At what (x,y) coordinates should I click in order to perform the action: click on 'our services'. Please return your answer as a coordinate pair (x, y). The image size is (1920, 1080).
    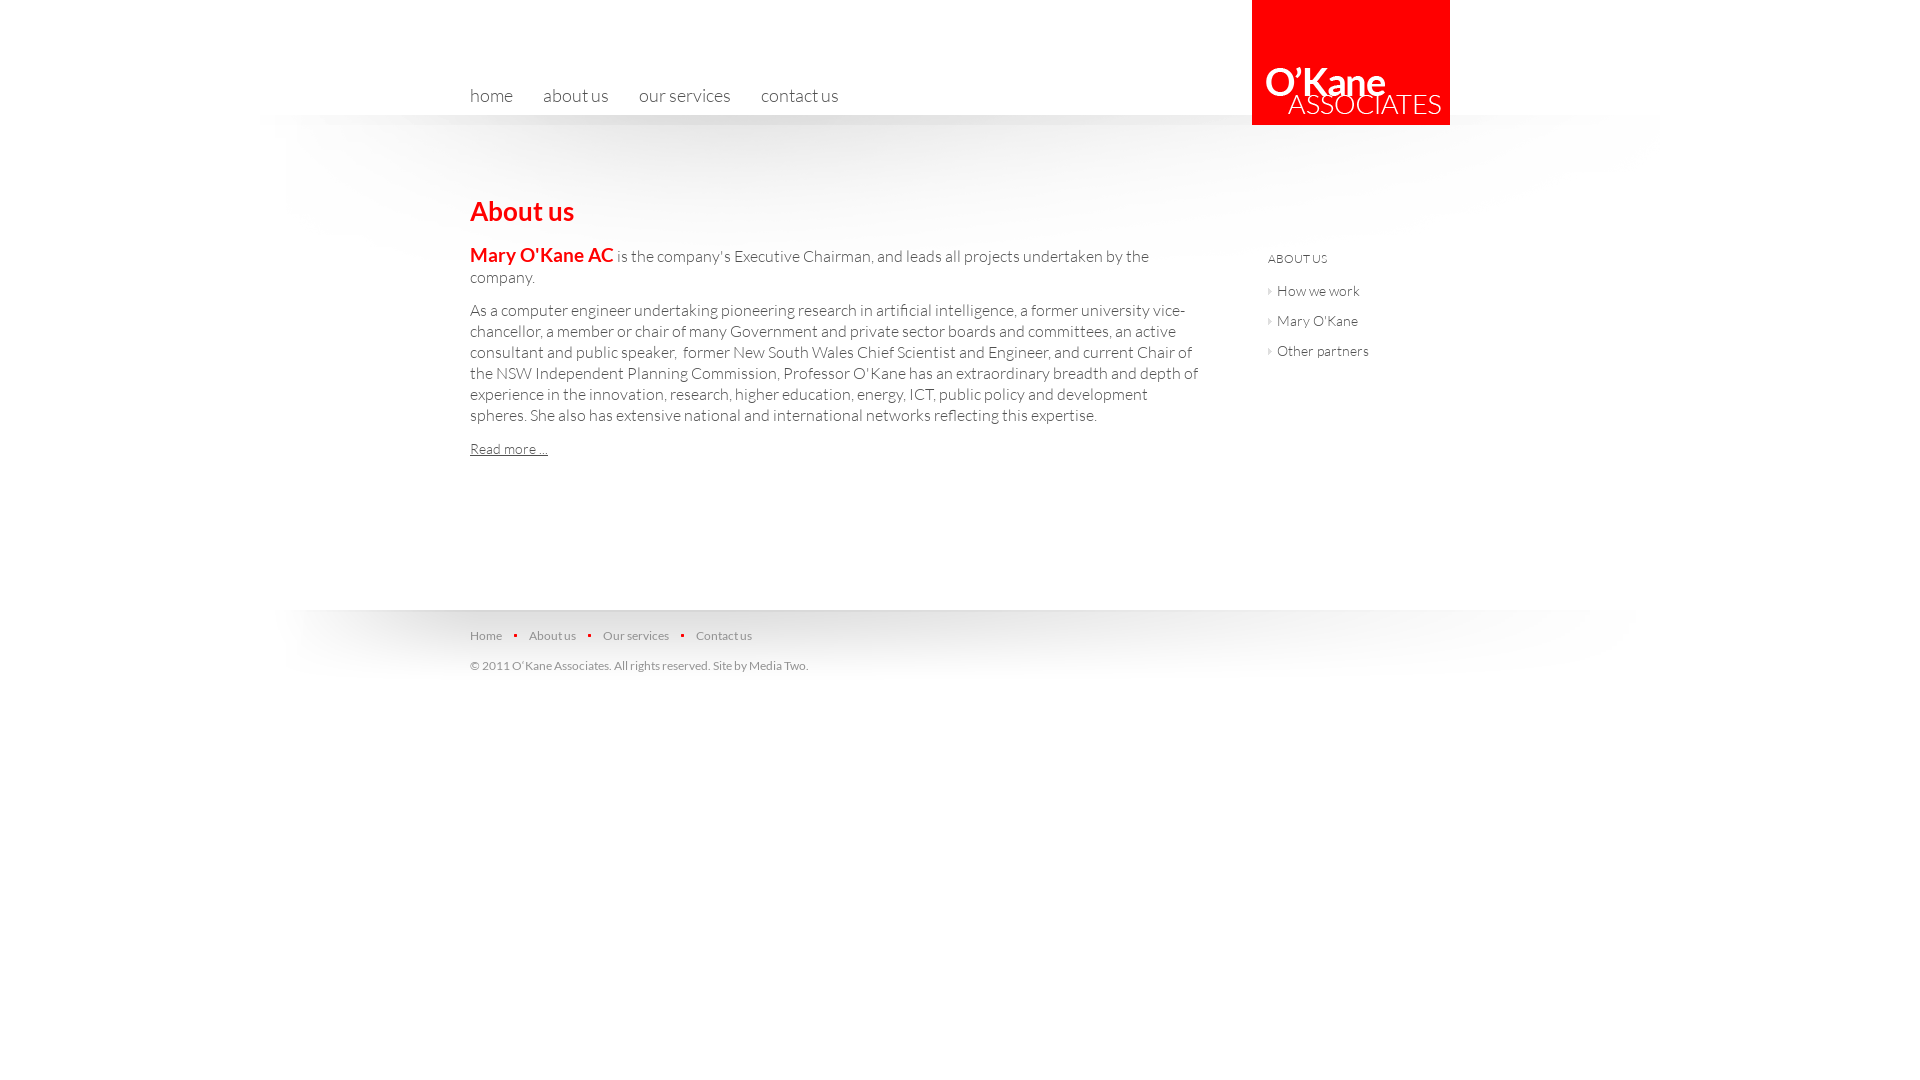
    Looking at the image, I should click on (685, 95).